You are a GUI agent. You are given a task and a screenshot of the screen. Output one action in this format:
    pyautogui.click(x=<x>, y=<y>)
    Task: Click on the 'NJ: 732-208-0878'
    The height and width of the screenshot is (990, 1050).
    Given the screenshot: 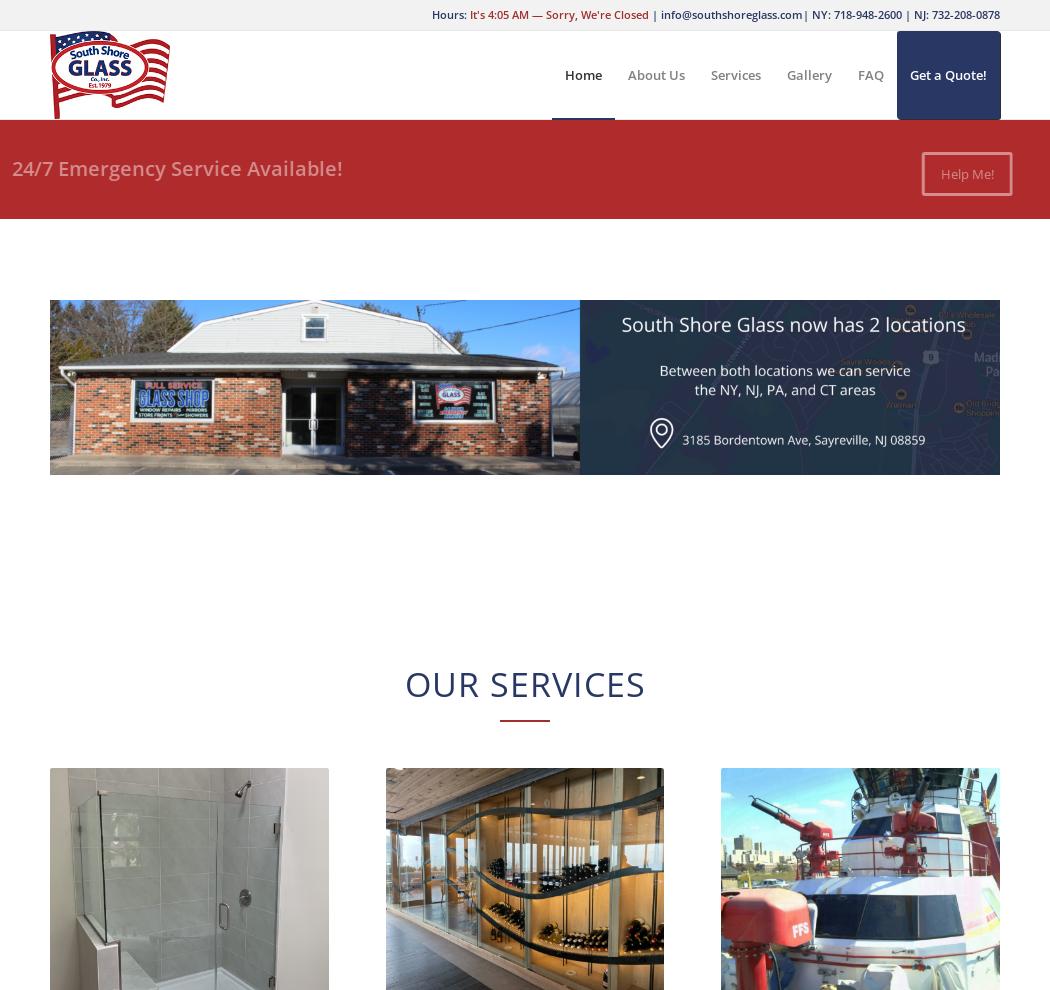 What is the action you would take?
    pyautogui.click(x=914, y=13)
    